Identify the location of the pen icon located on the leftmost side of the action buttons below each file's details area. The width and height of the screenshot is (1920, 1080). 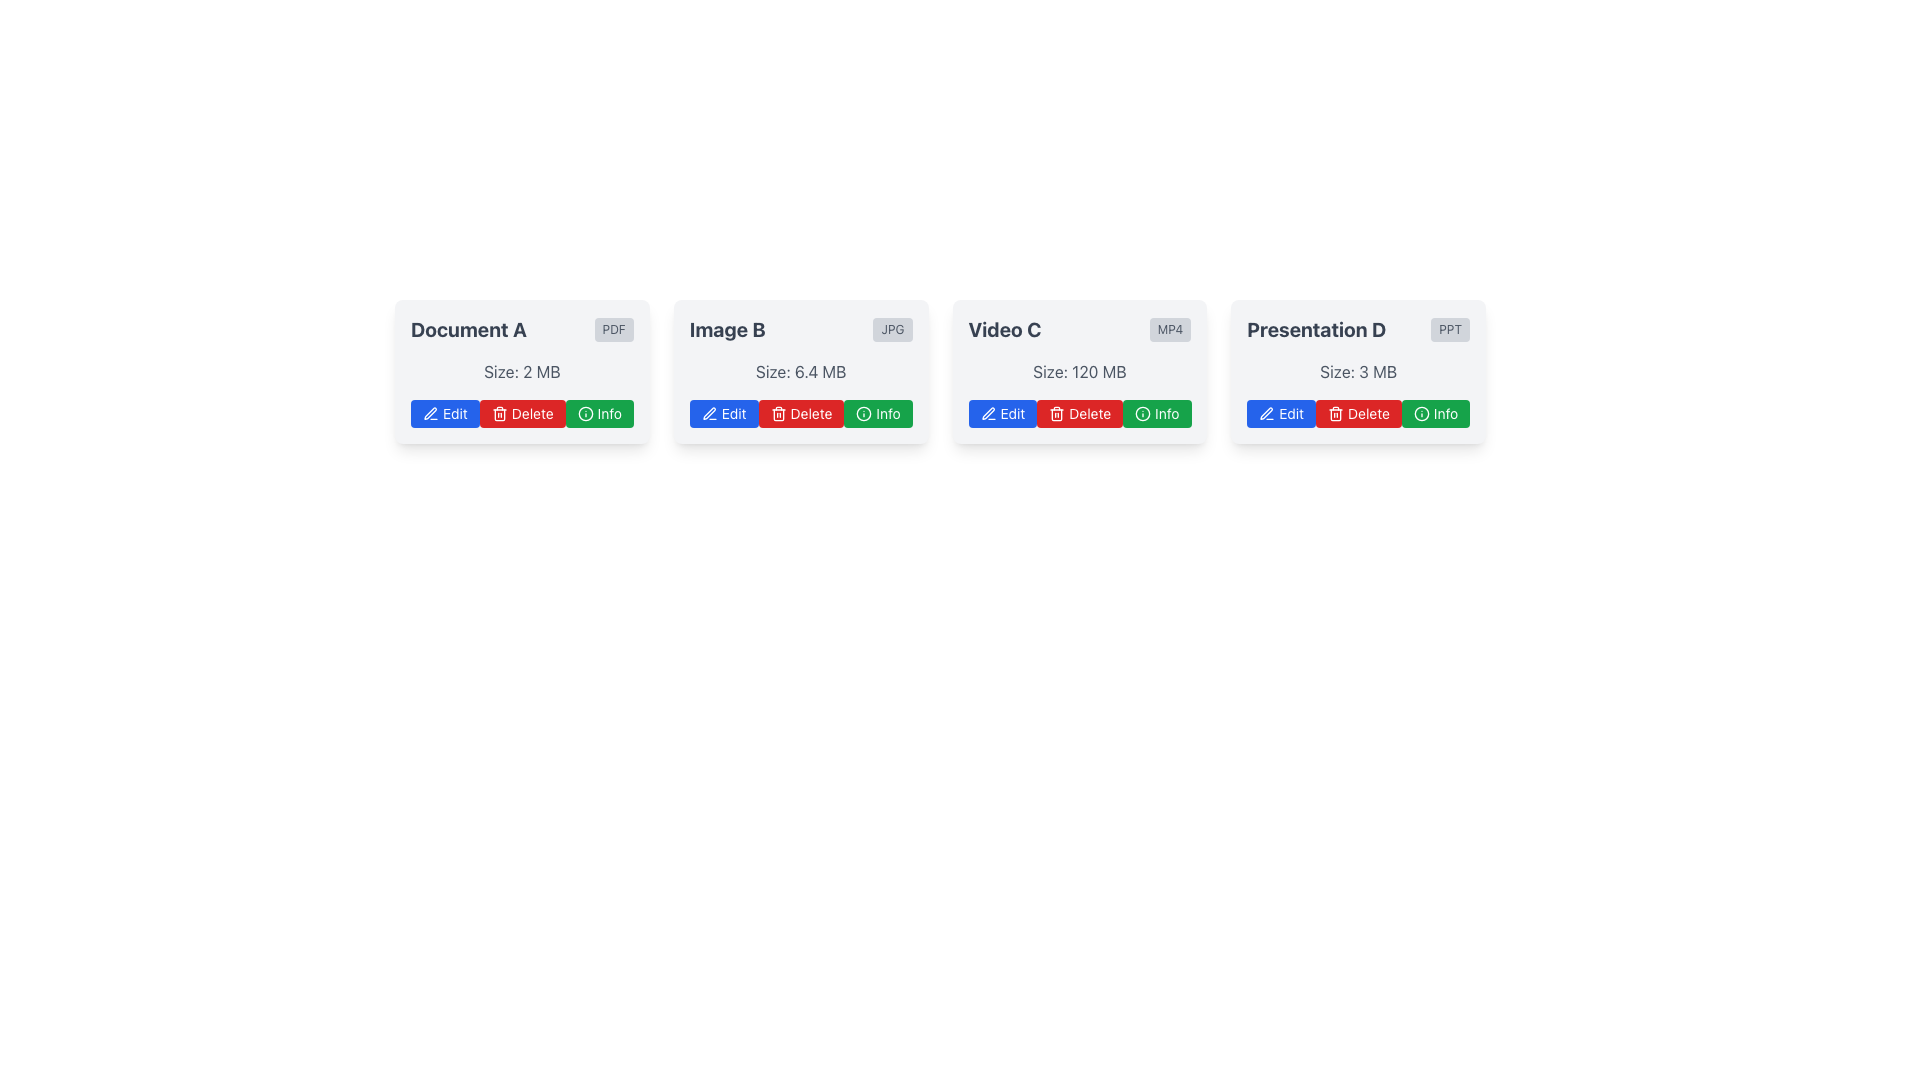
(988, 412).